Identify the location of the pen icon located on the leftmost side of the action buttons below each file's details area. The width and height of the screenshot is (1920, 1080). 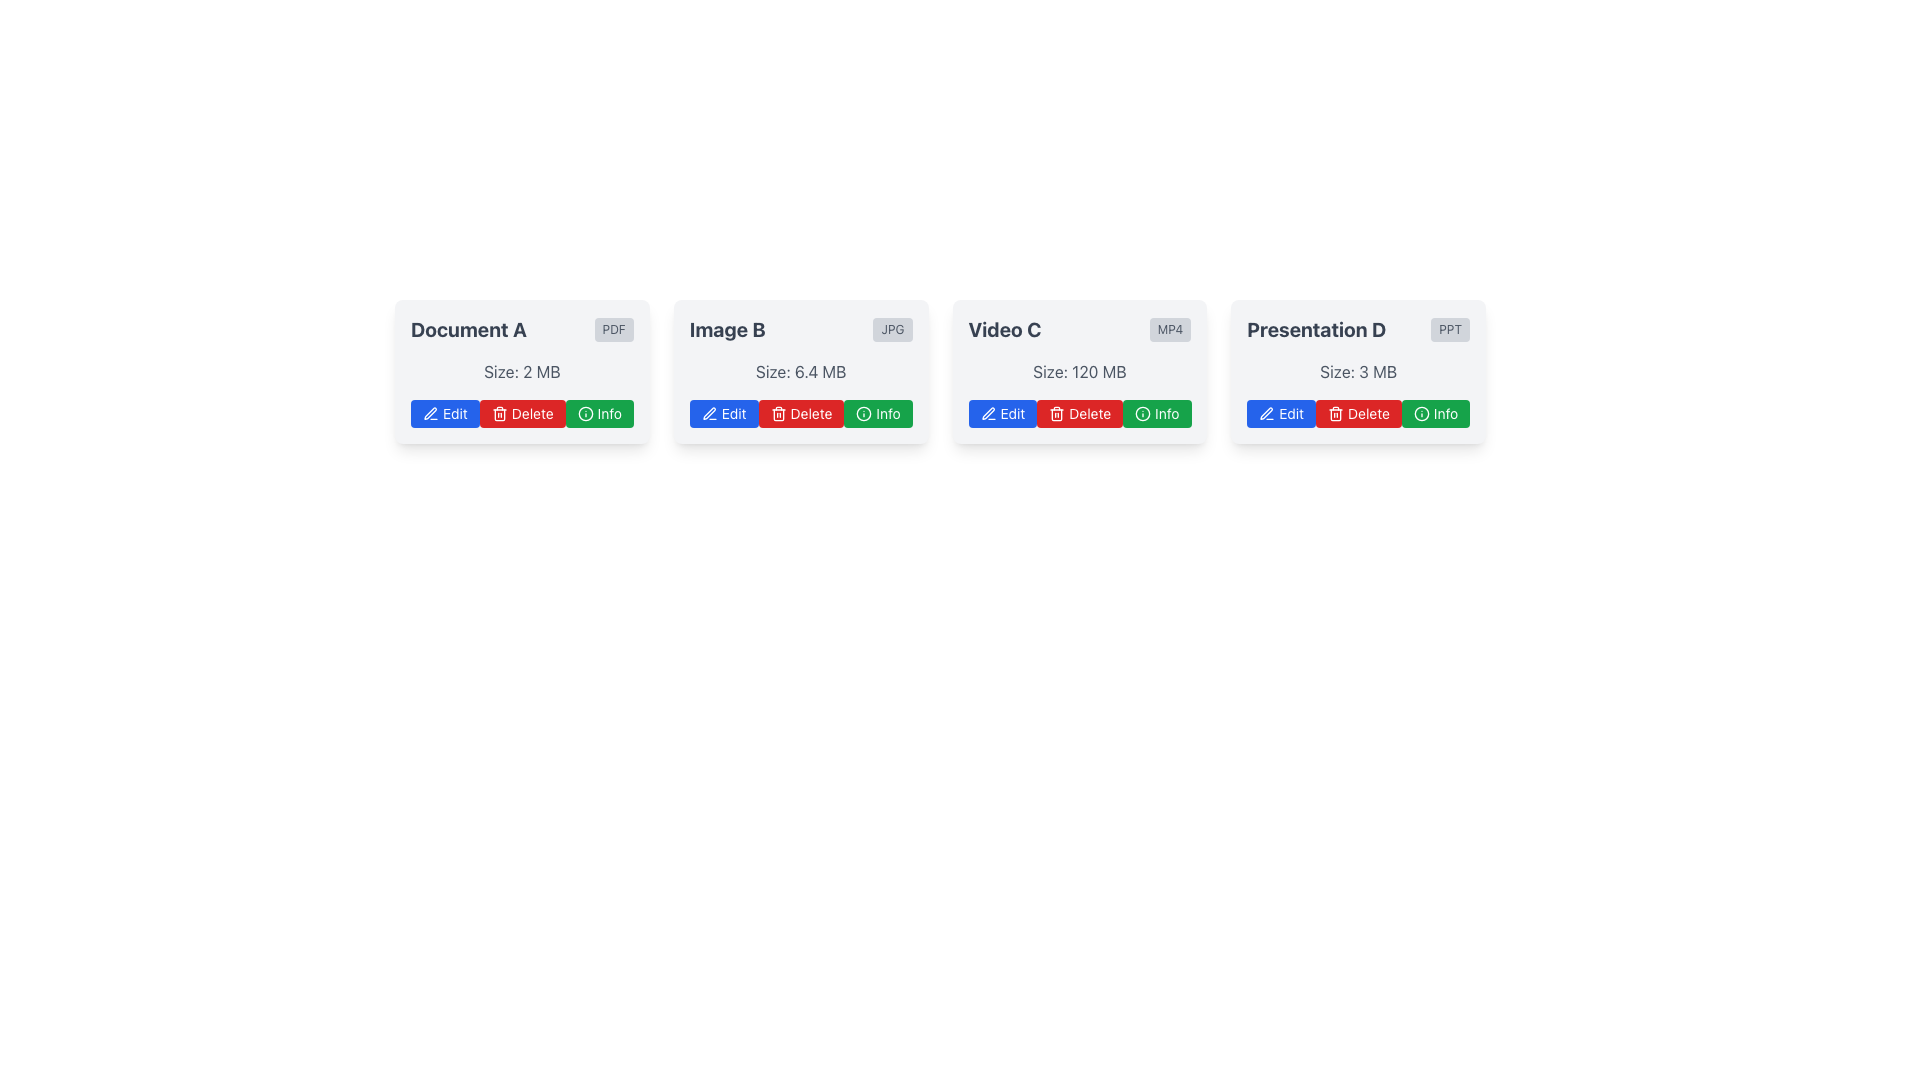
(988, 412).